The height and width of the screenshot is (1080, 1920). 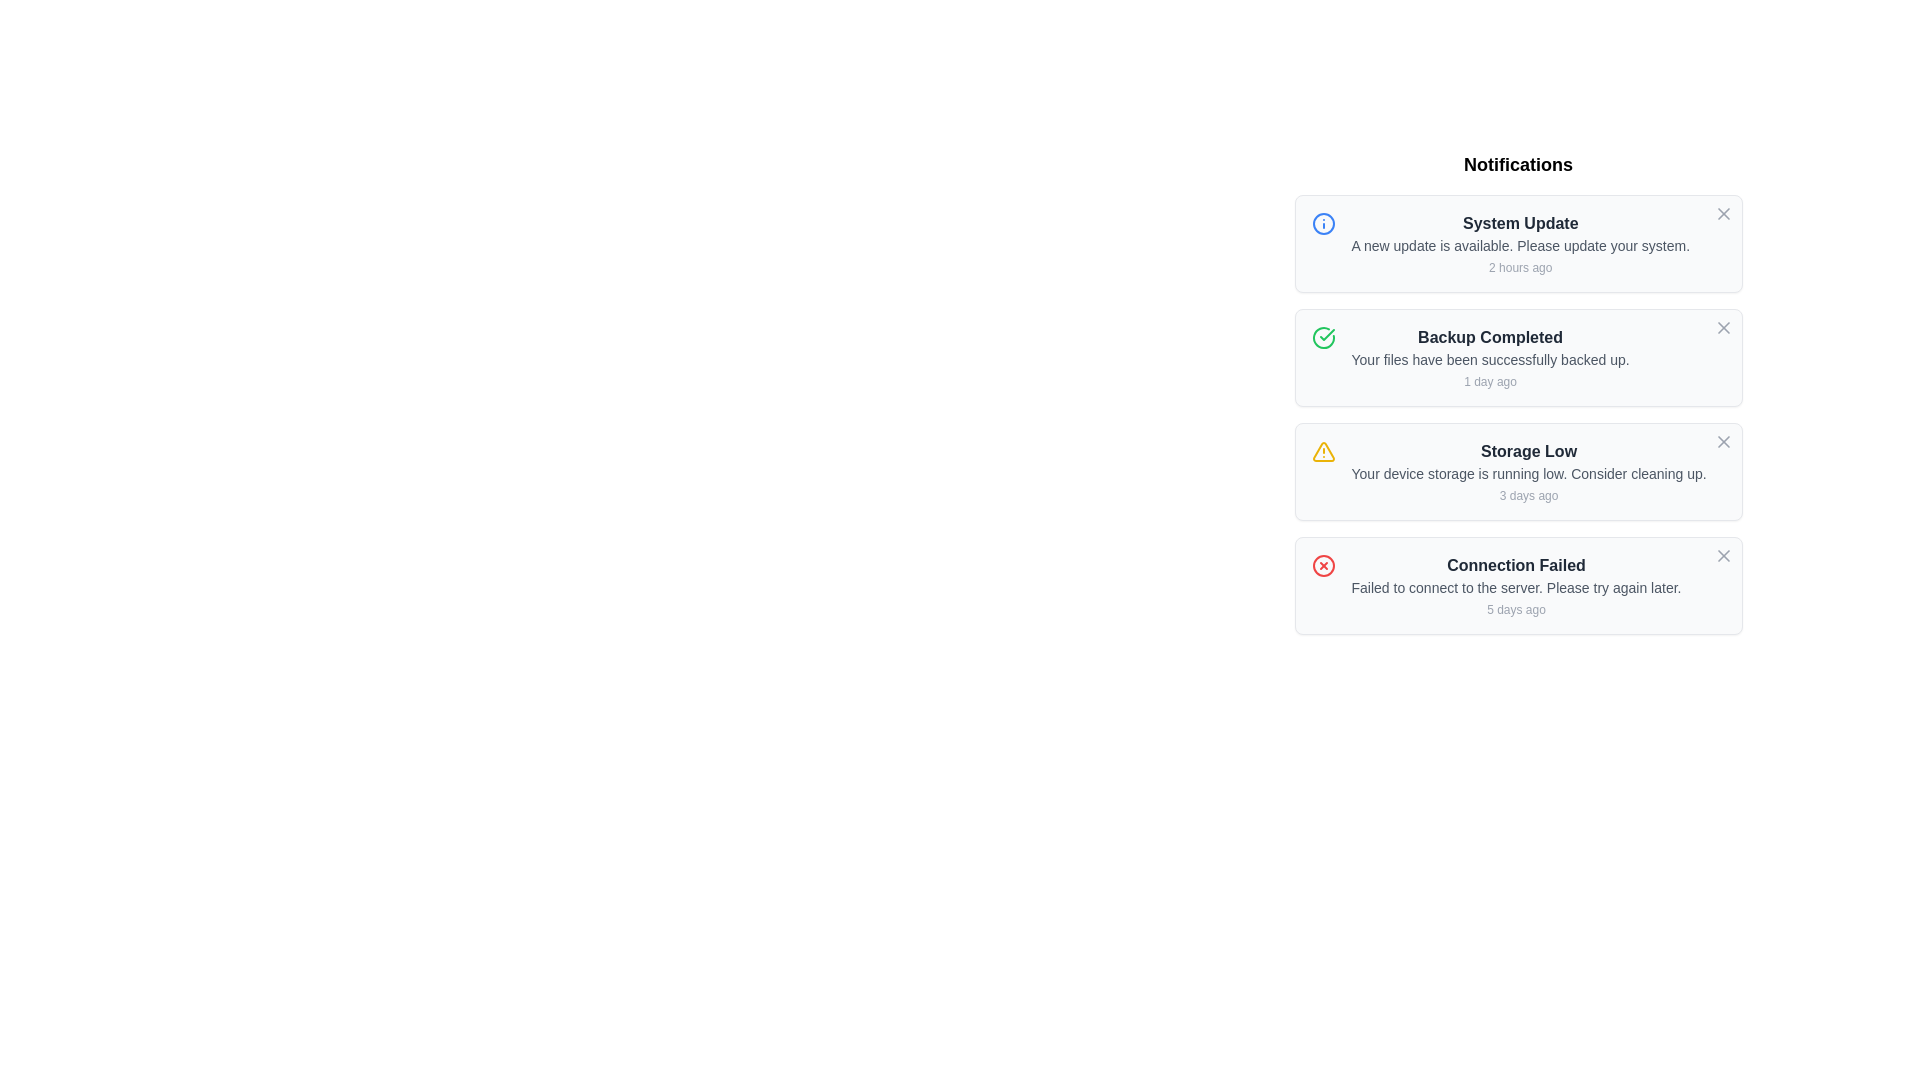 What do you see at coordinates (1323, 566) in the screenshot?
I see `the red circular icon with an 'X' glyph that indicates closure or failure, located to the far right of the 'Connection Failed' notification entry` at bounding box center [1323, 566].